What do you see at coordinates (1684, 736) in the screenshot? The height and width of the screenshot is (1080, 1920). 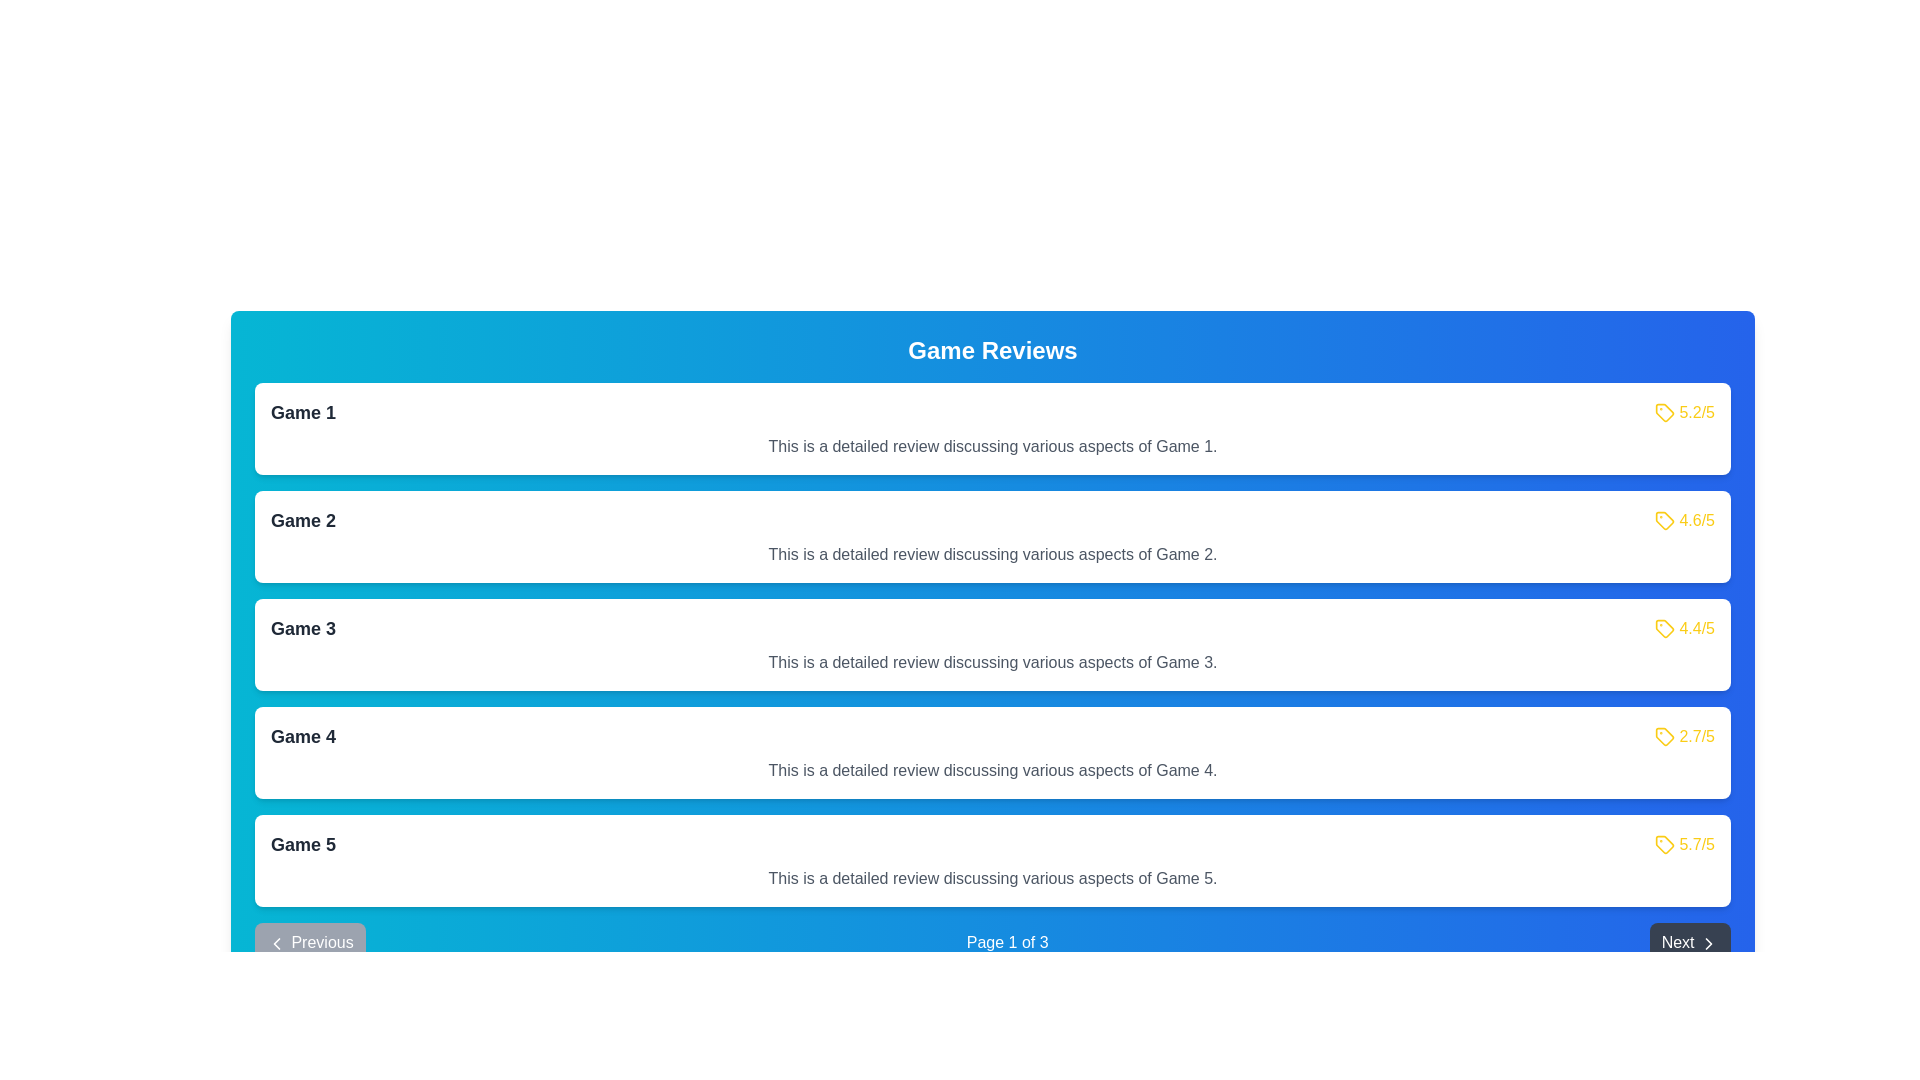 I see `the yellow-colored star rating label displaying '2.7/5' adjacent to the title 'Game 4' on the far right of the list` at bounding box center [1684, 736].